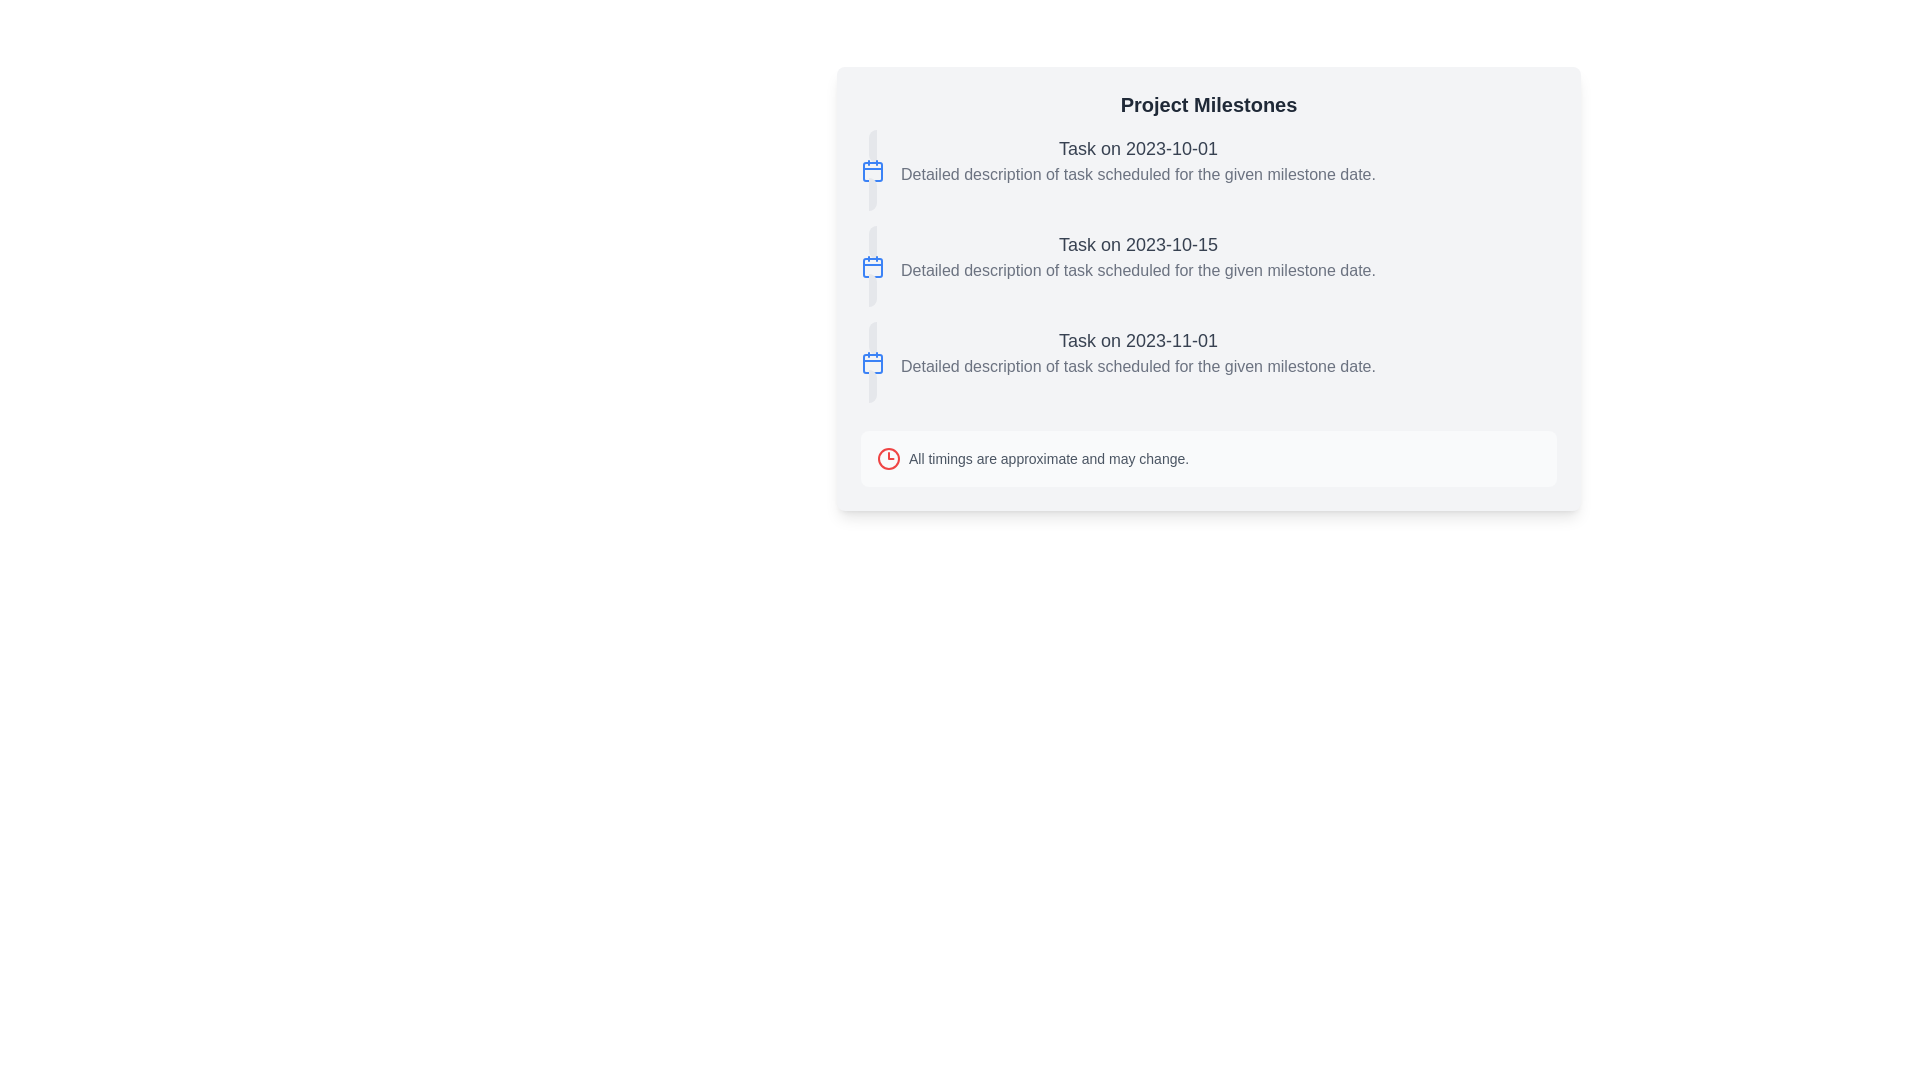 The height and width of the screenshot is (1080, 1920). What do you see at coordinates (1208, 265) in the screenshot?
I see `the second list item under the 'Project Milestones' heading, which contains a blue calendar icon, a bold title 'Task on 2023-10-15', and a smaller grey description` at bounding box center [1208, 265].